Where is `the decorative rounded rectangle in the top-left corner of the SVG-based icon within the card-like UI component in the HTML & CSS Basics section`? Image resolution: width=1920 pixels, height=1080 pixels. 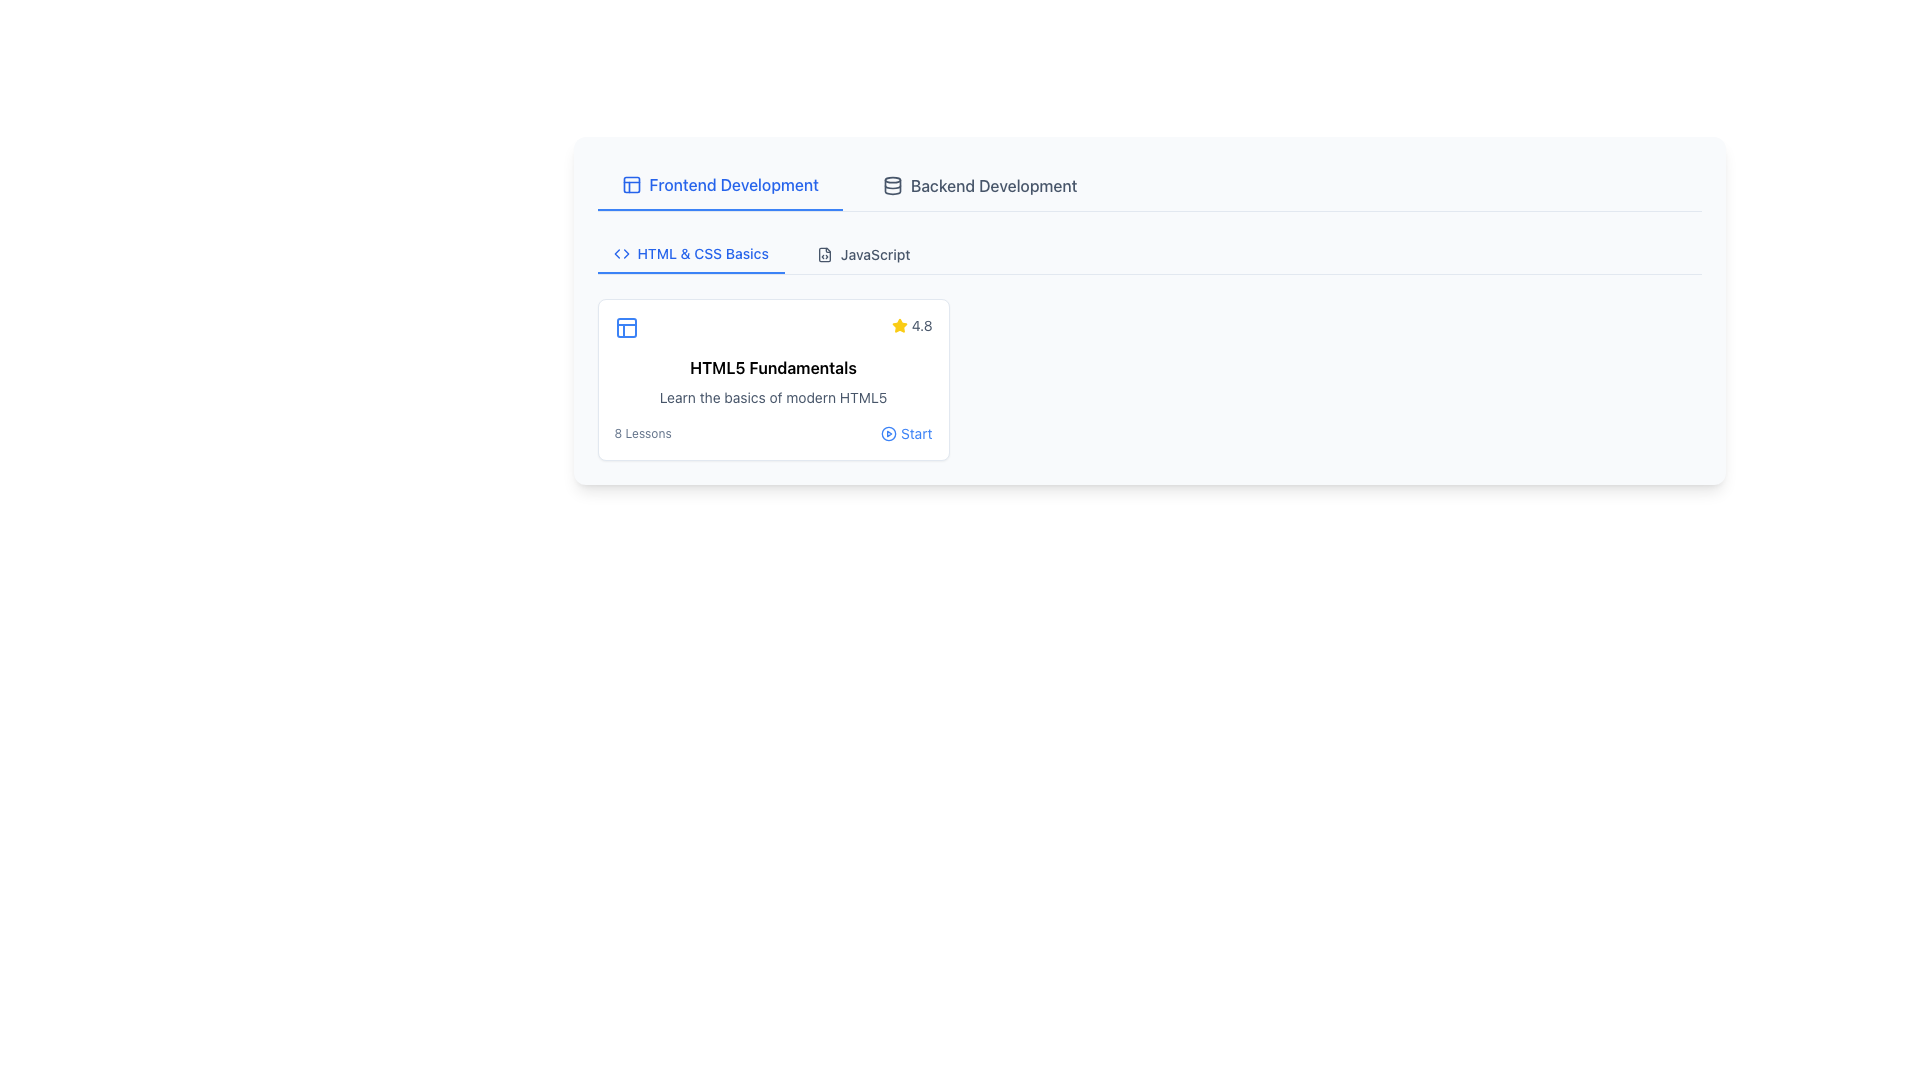 the decorative rounded rectangle in the top-left corner of the SVG-based icon within the card-like UI component in the HTML & CSS Basics section is located at coordinates (625, 326).